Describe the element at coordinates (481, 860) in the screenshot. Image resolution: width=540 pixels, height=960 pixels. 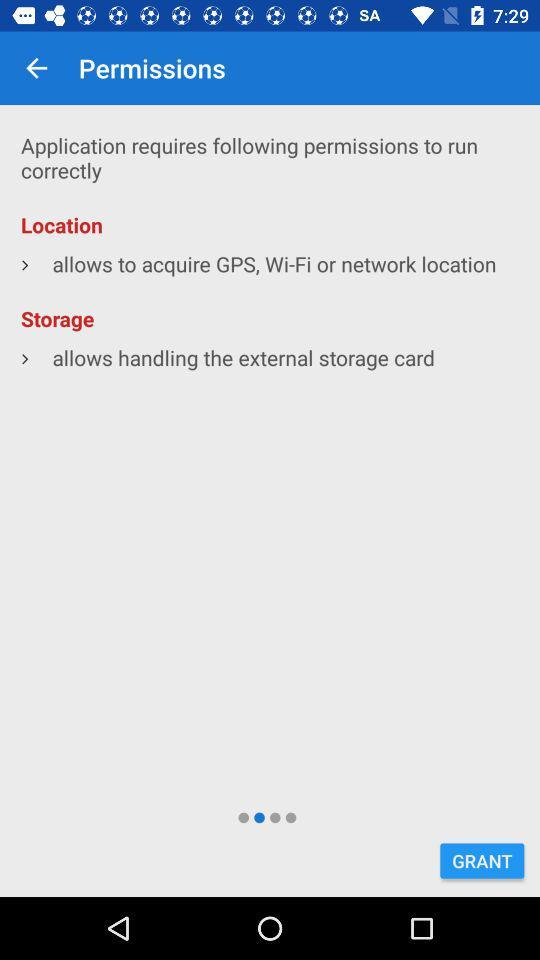
I see `the grant at the bottom right corner` at that location.